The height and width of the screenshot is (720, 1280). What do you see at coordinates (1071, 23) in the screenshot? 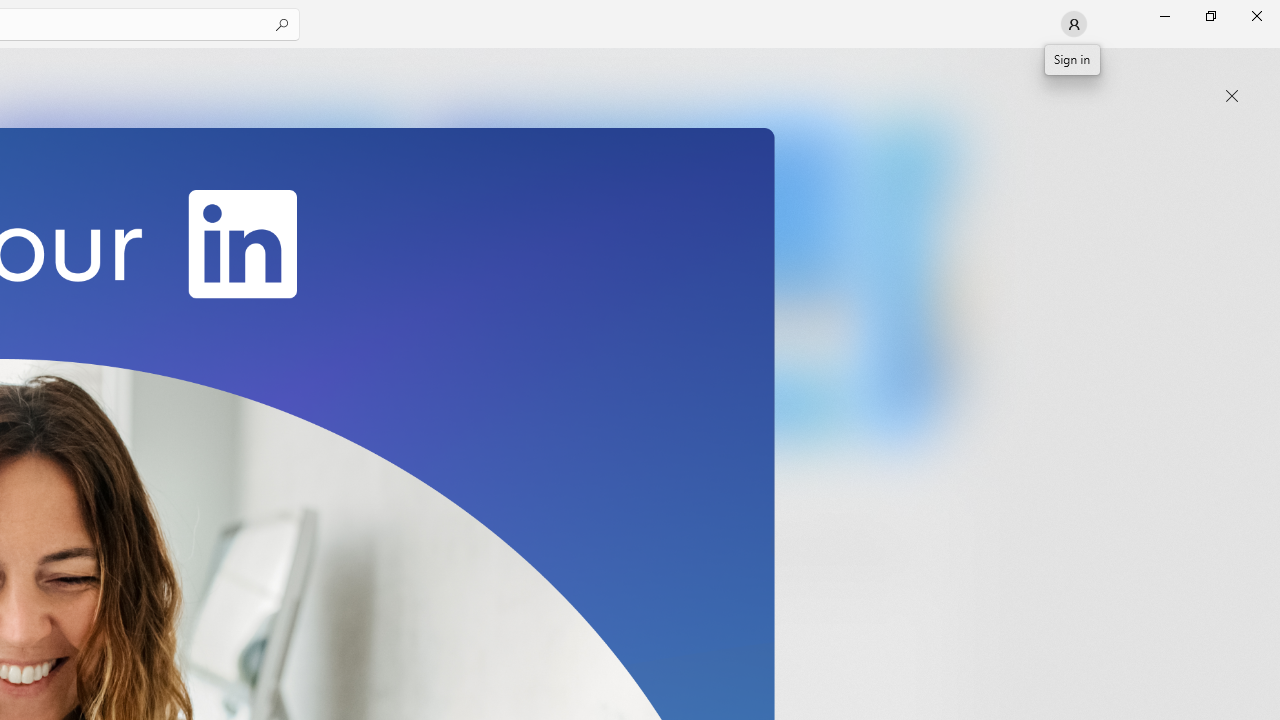
I see `'User profile'` at bounding box center [1071, 23].